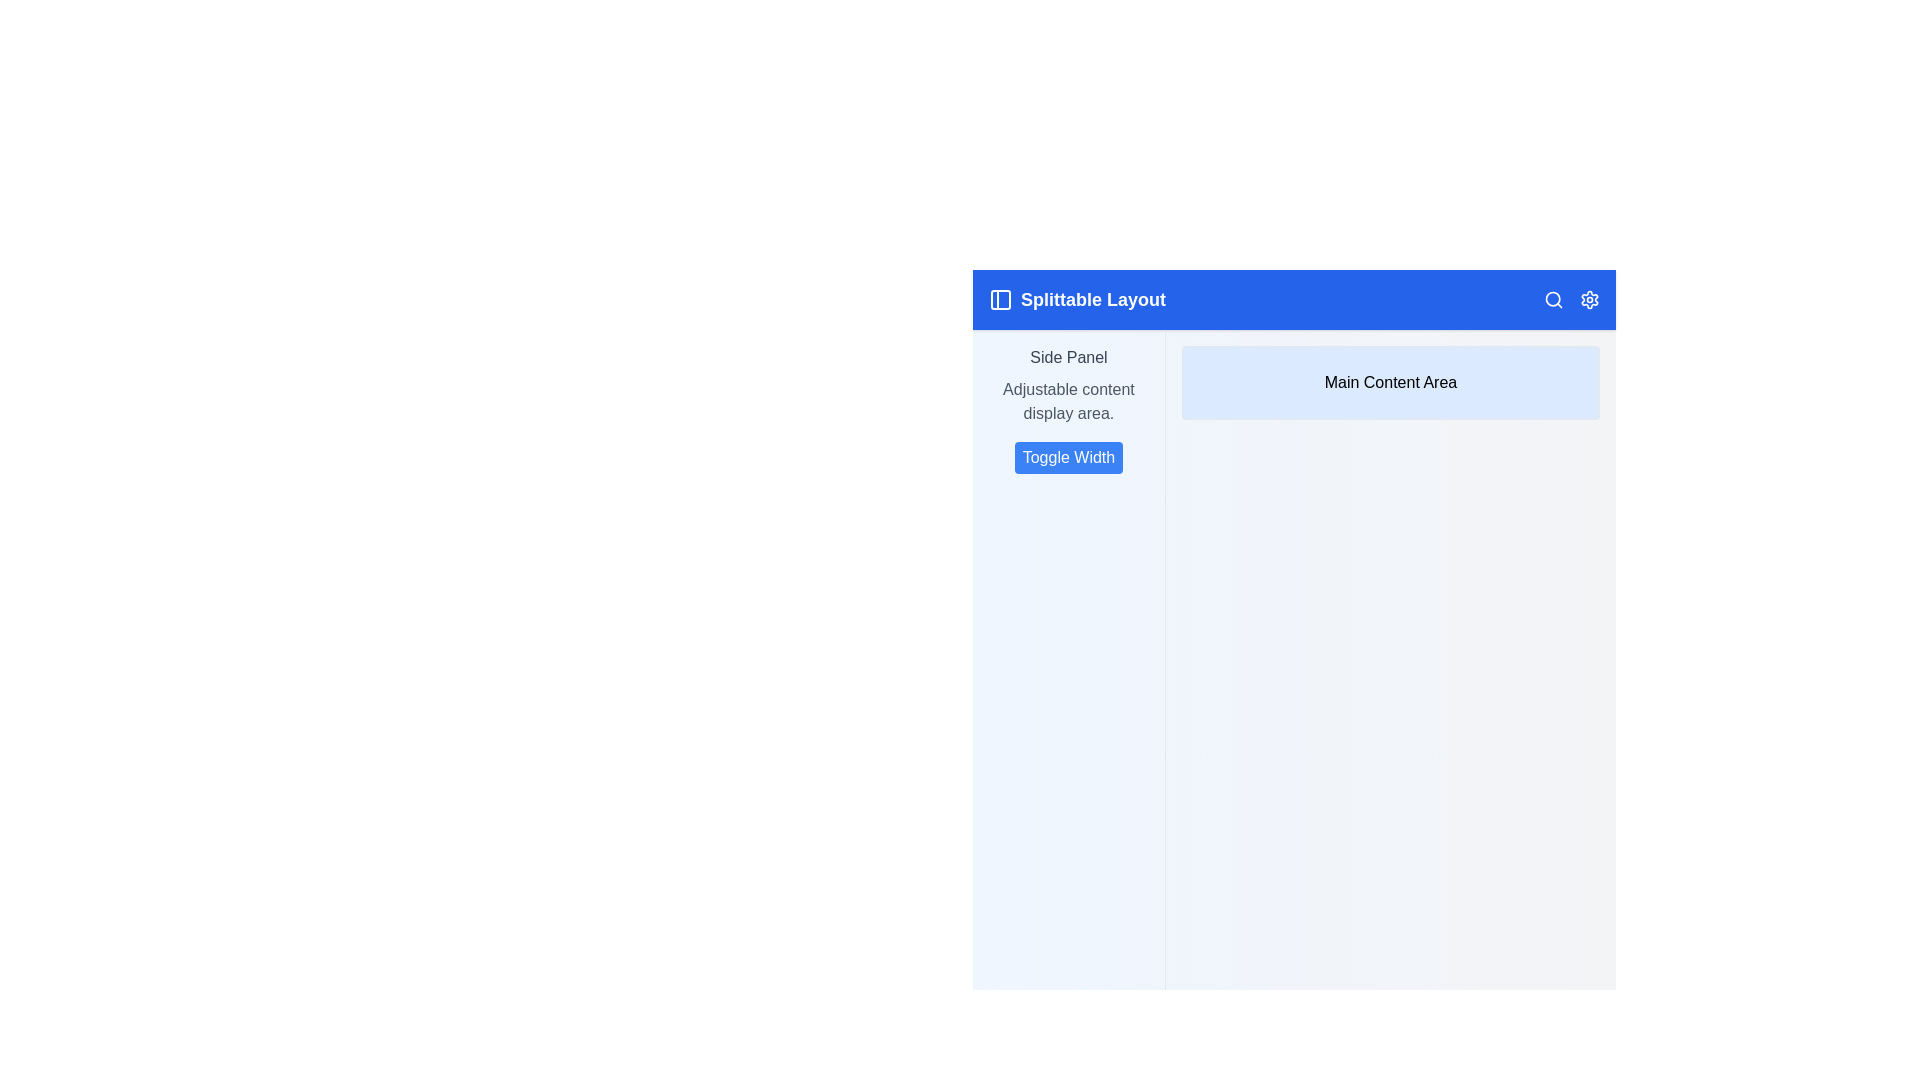 The width and height of the screenshot is (1920, 1080). What do you see at coordinates (1076, 300) in the screenshot?
I see `the header title element displaying 'Splittable Layout' at the top left corner of the UI` at bounding box center [1076, 300].